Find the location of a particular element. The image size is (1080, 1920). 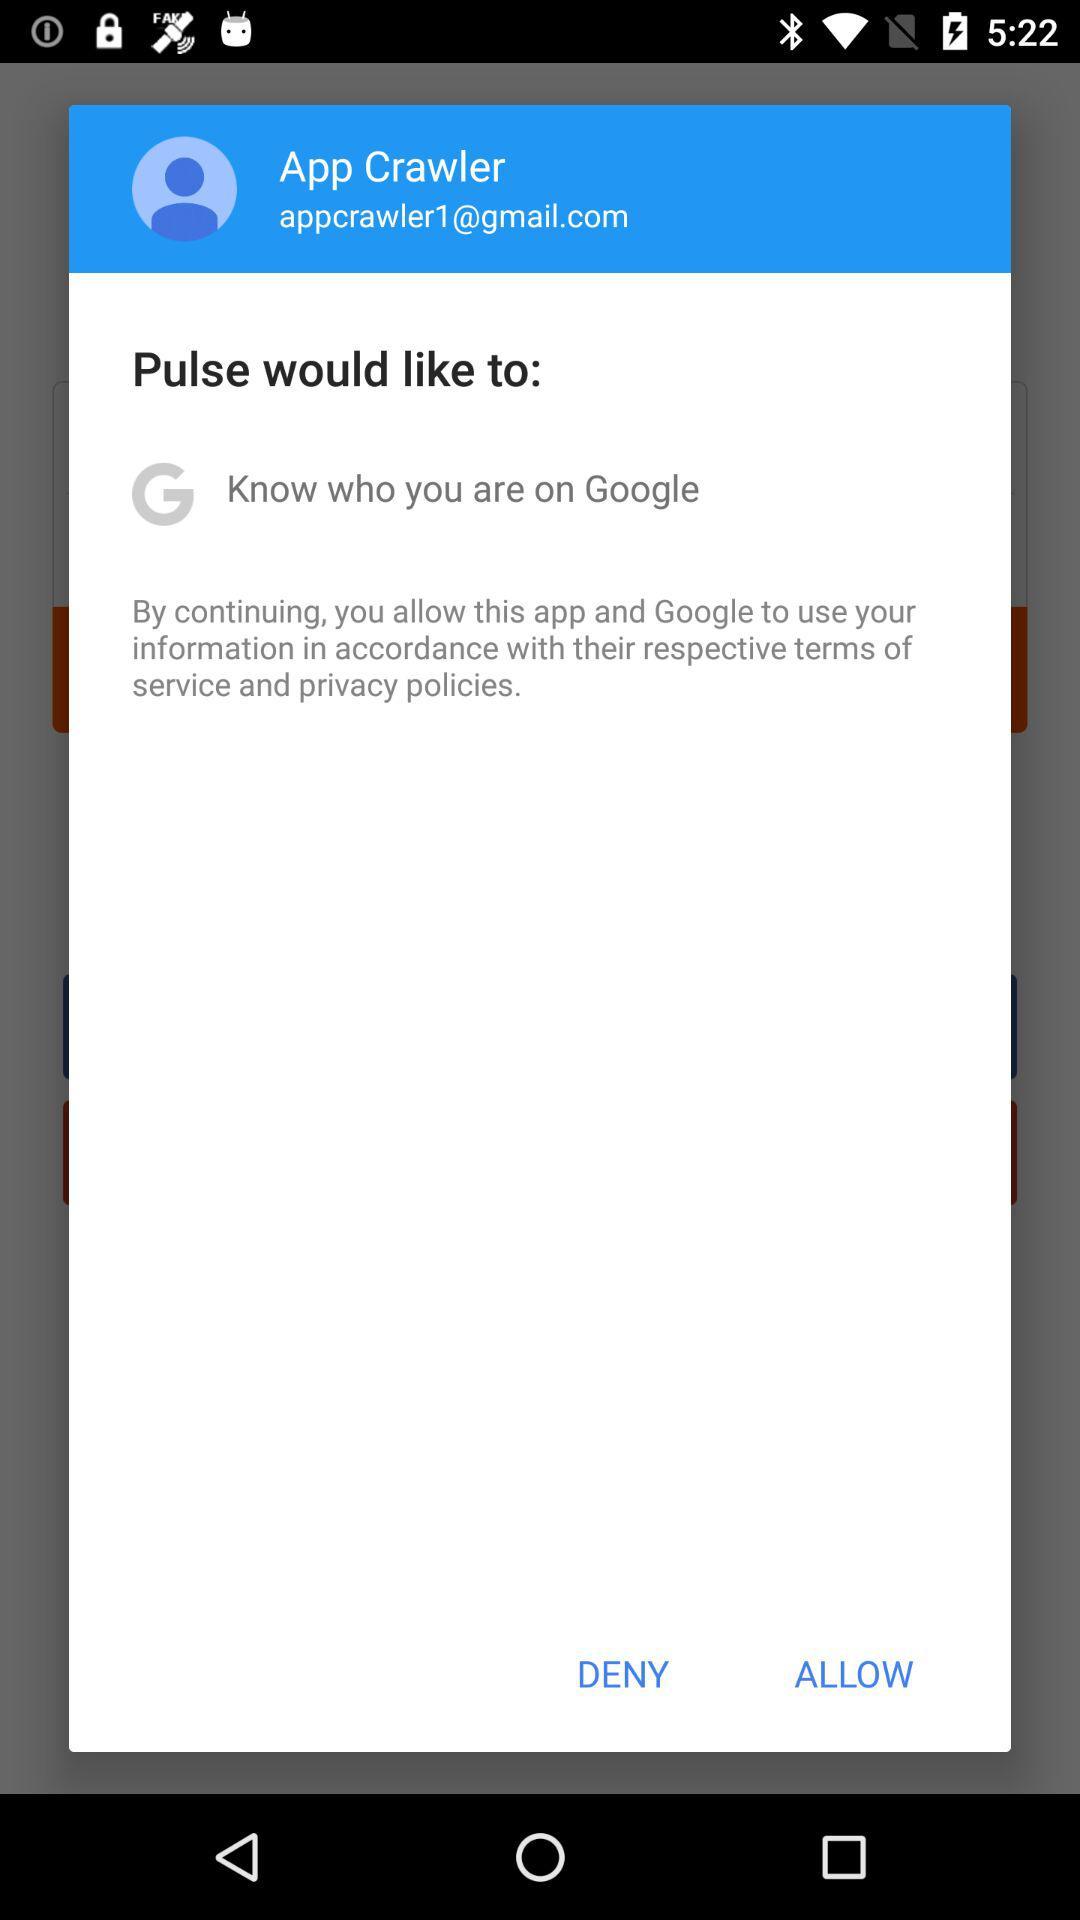

the icon above the by continuing you app is located at coordinates (463, 487).